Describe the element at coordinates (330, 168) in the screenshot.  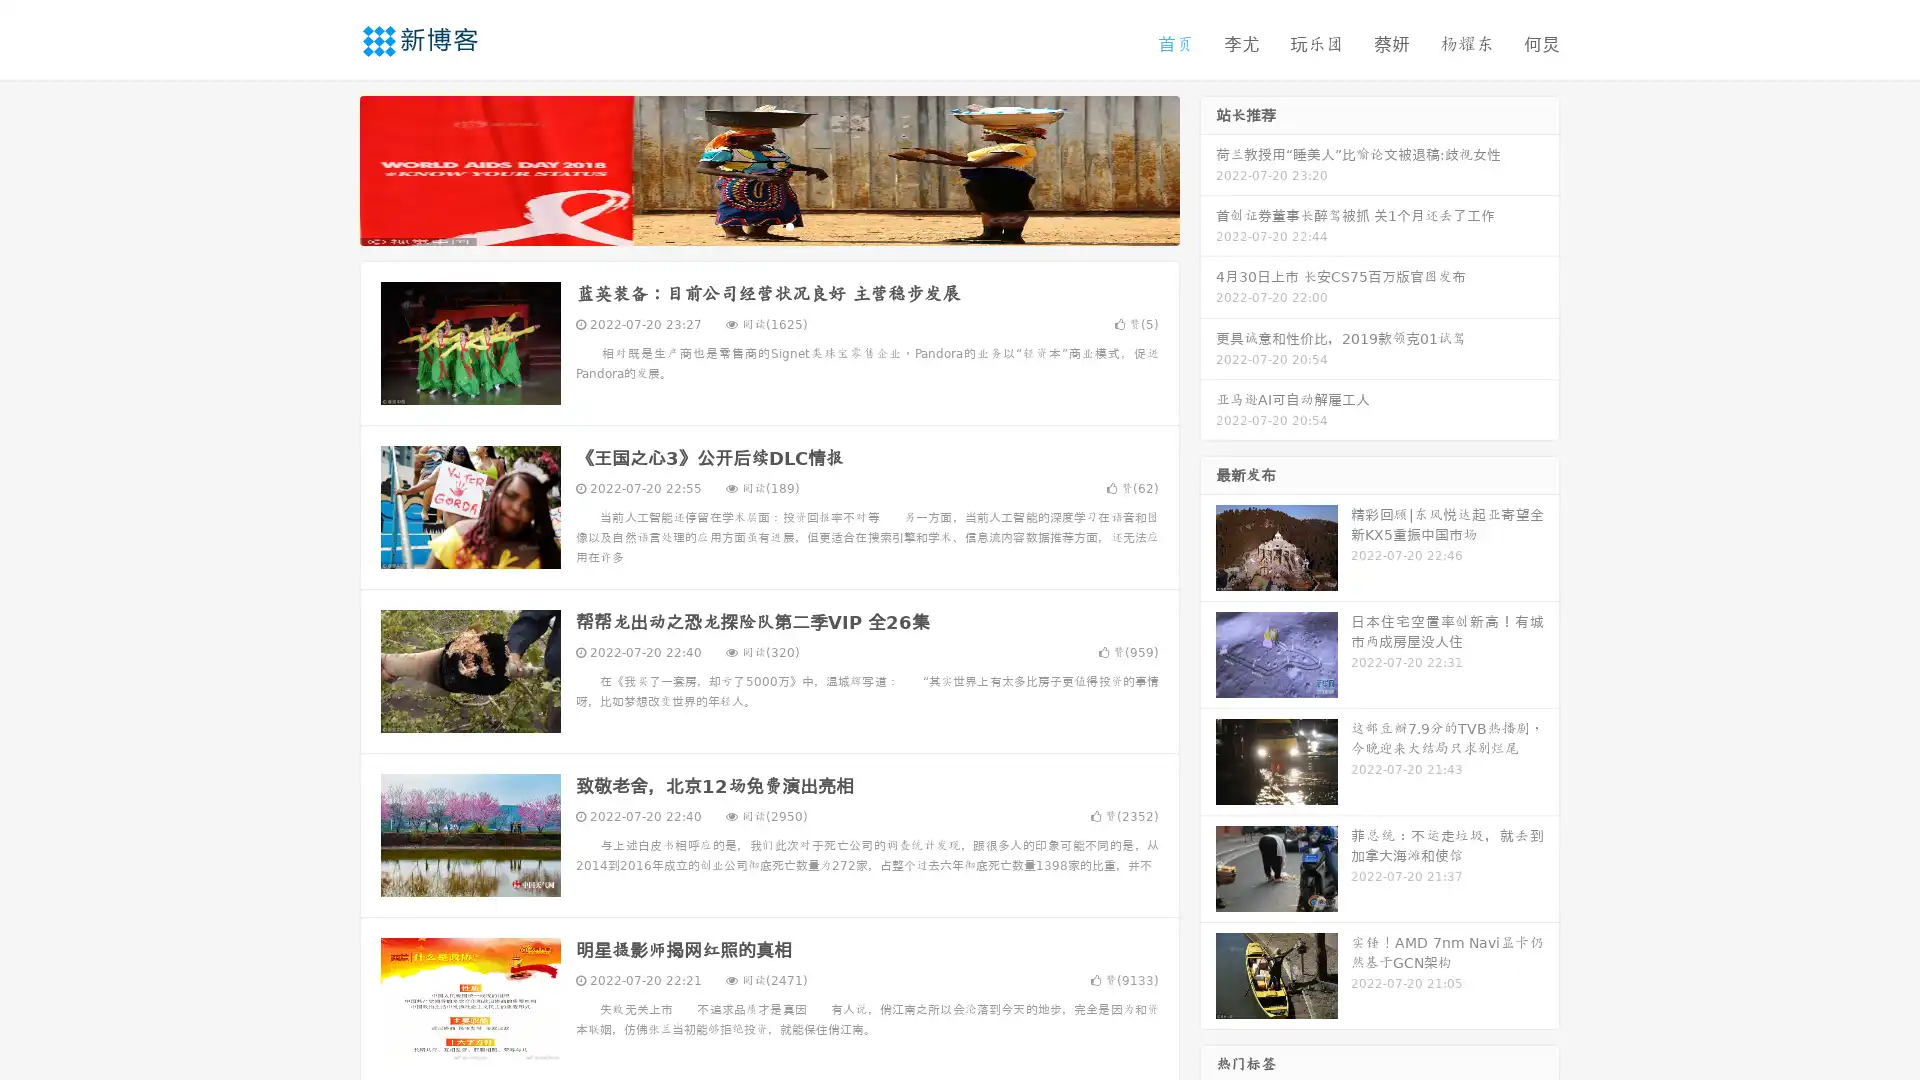
I see `Previous slide` at that location.